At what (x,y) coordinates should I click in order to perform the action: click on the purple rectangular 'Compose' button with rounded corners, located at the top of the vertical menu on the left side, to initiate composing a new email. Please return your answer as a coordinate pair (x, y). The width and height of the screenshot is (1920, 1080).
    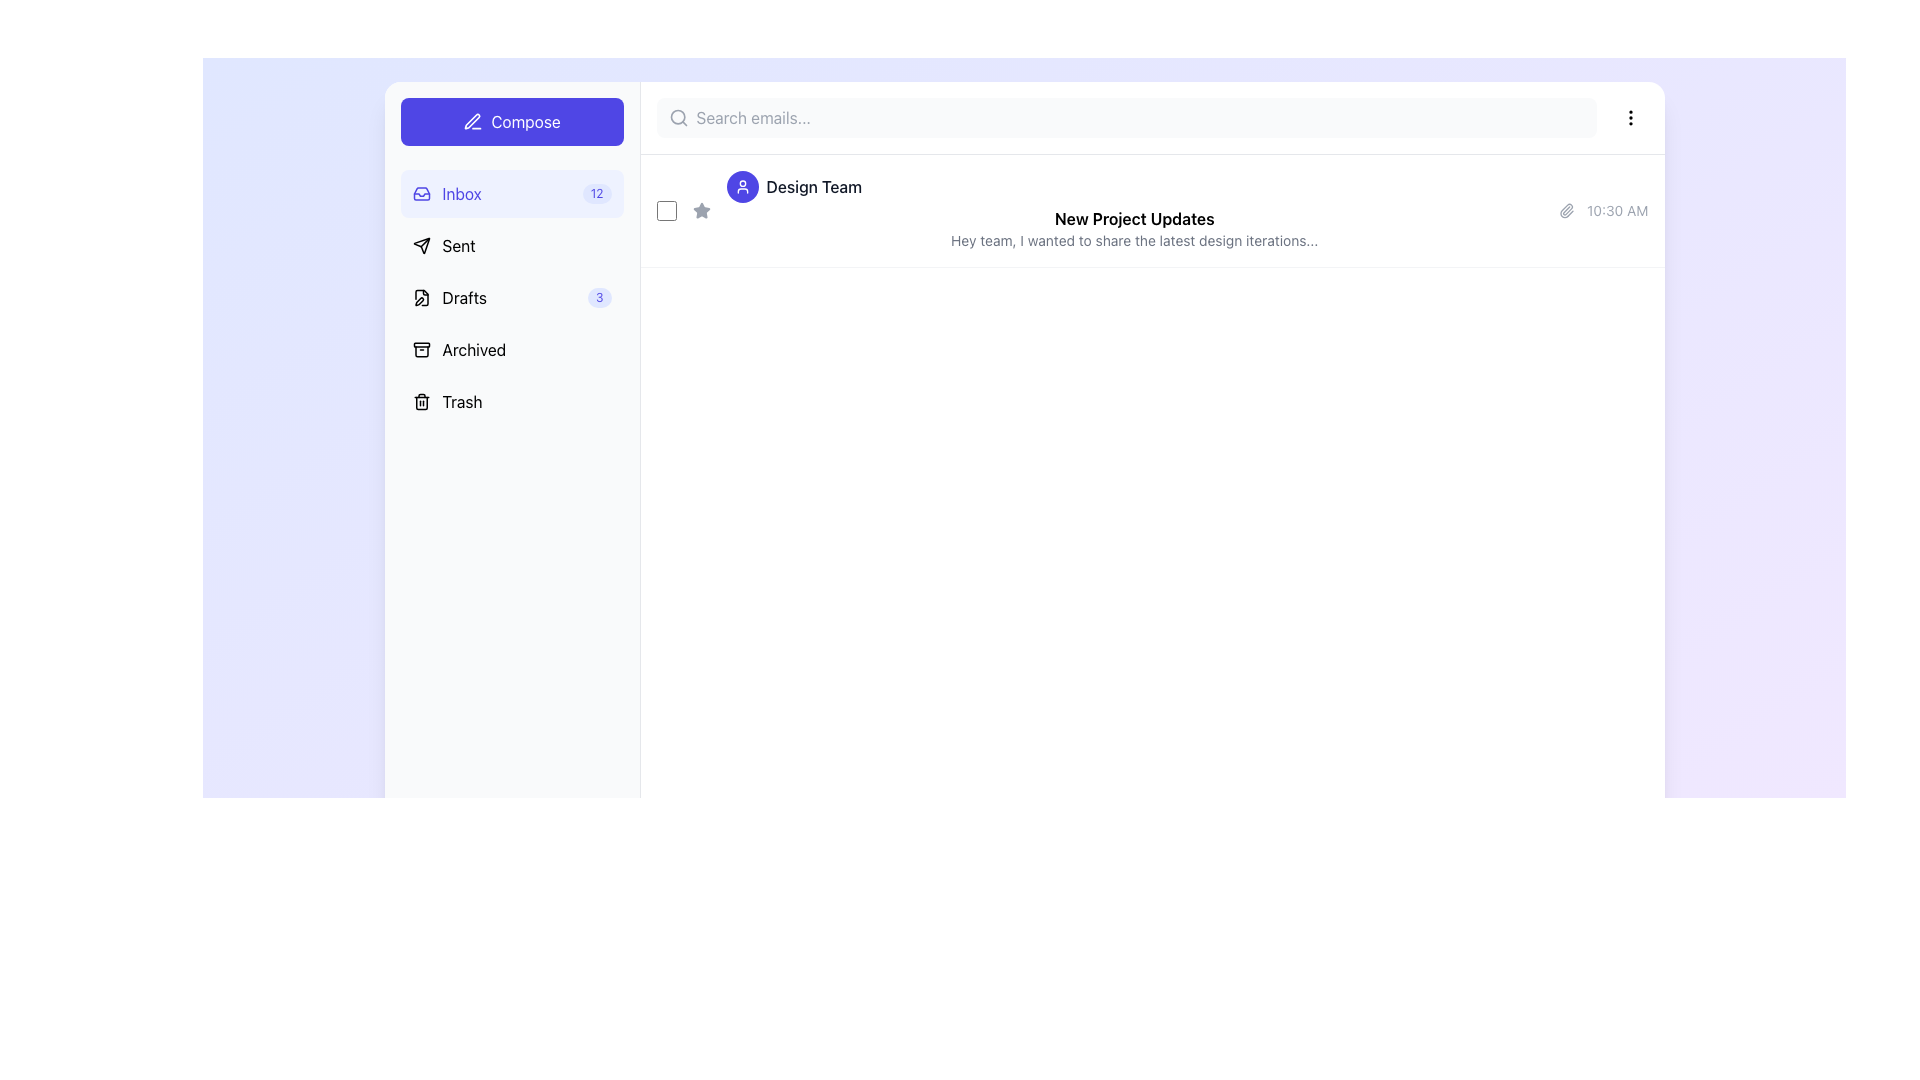
    Looking at the image, I should click on (512, 122).